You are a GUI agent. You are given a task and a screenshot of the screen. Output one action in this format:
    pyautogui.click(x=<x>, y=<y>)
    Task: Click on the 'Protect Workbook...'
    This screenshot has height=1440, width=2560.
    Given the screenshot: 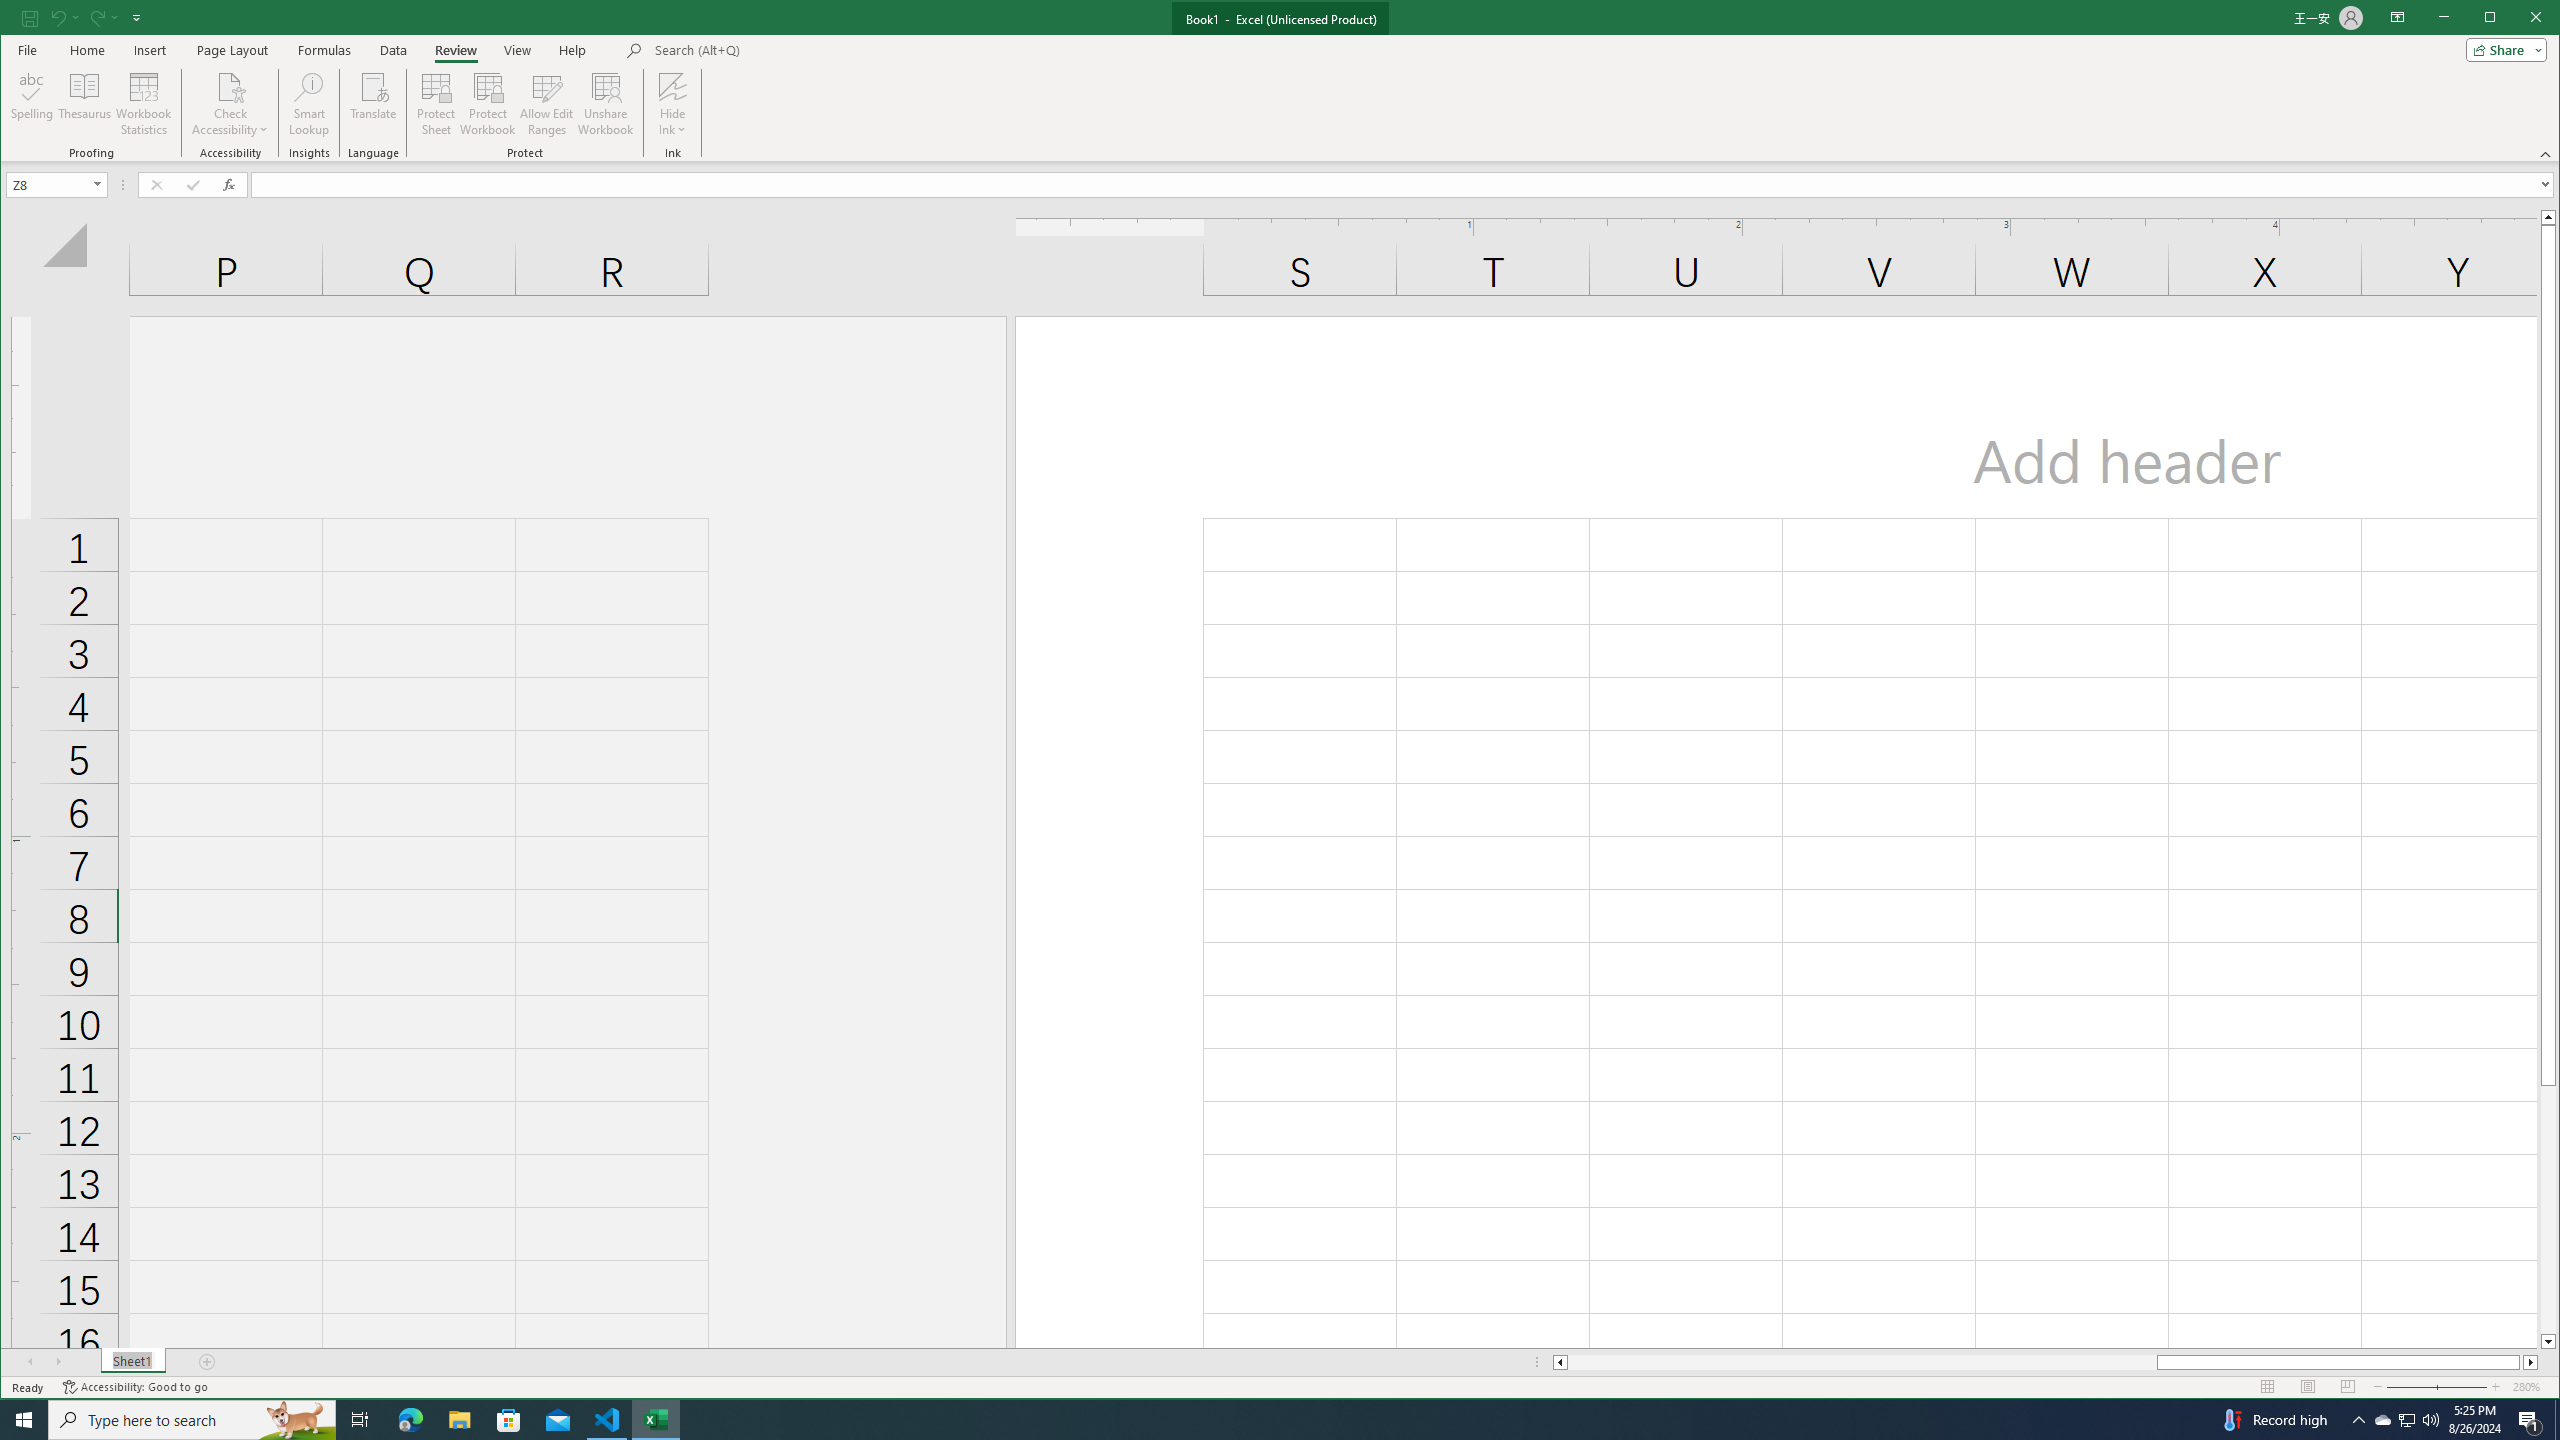 What is the action you would take?
    pyautogui.click(x=486, y=103)
    